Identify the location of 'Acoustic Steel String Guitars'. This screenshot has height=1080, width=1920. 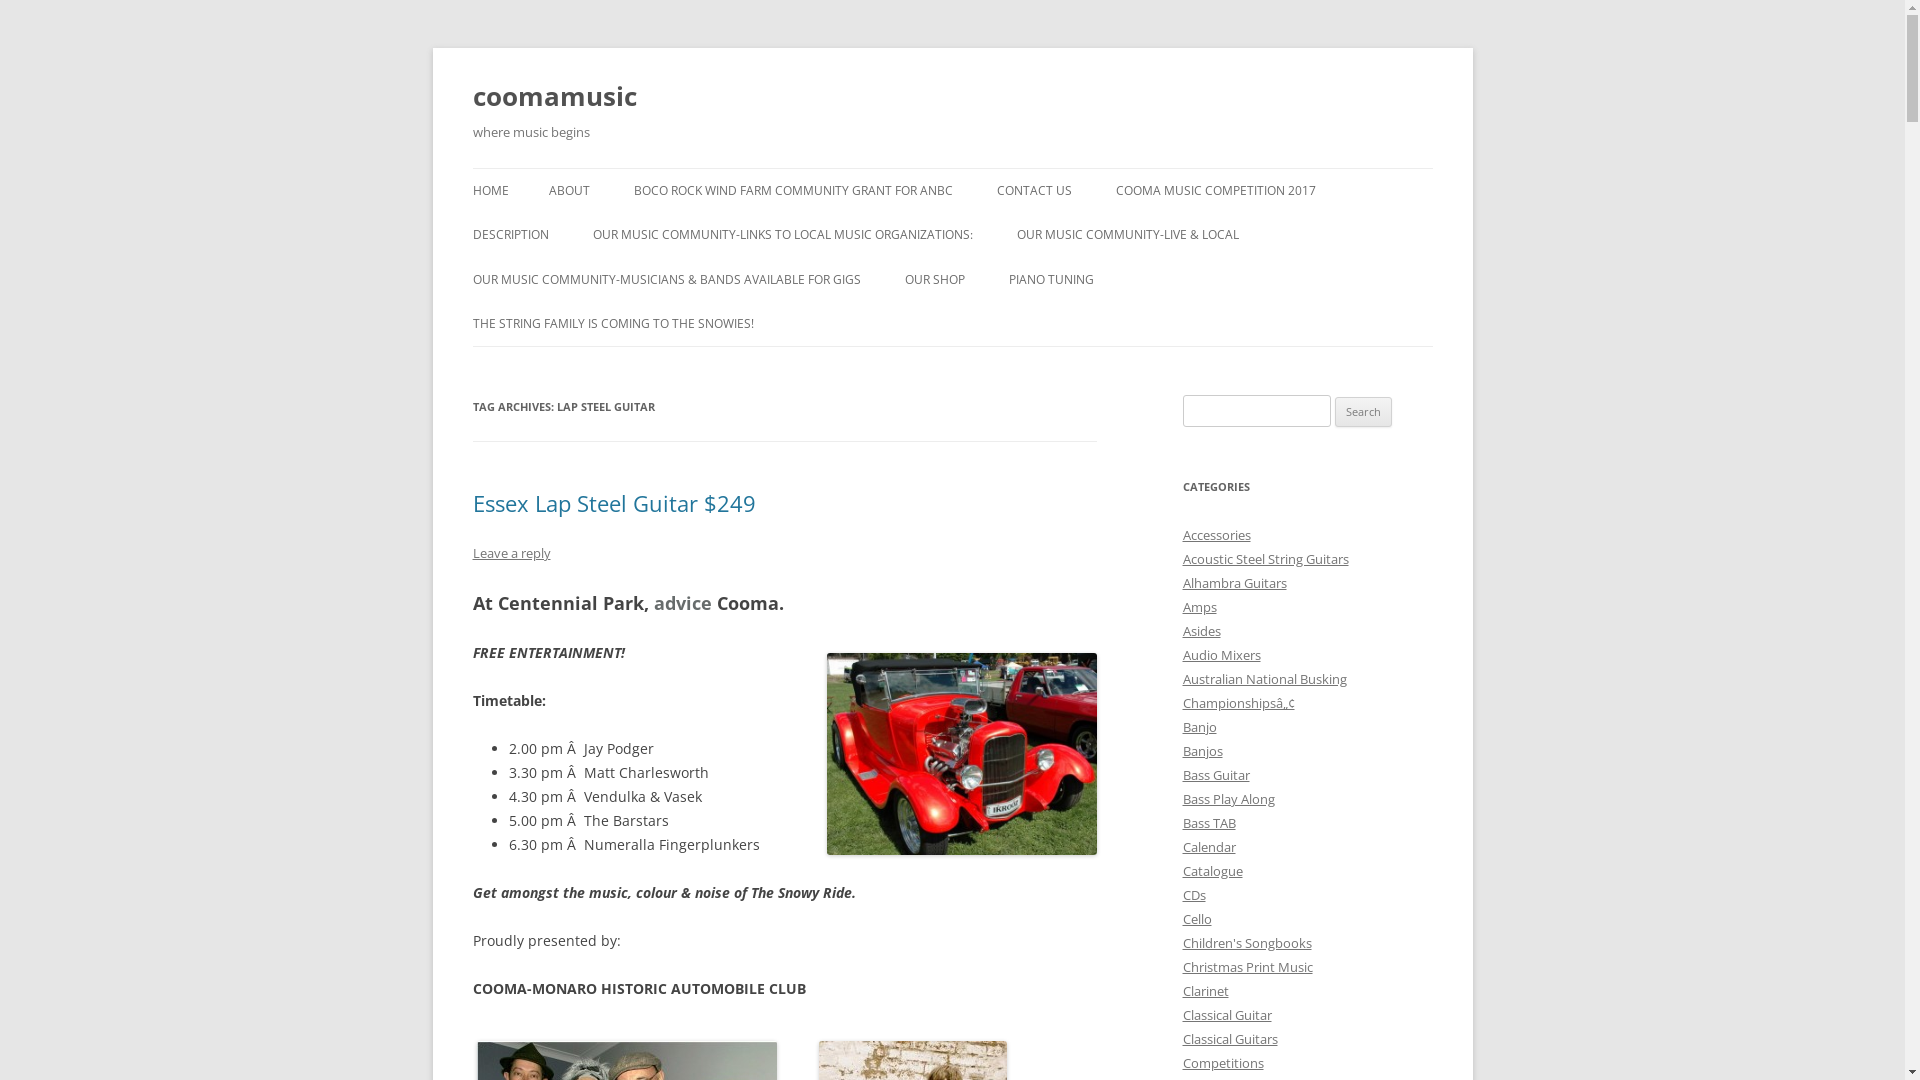
(1264, 559).